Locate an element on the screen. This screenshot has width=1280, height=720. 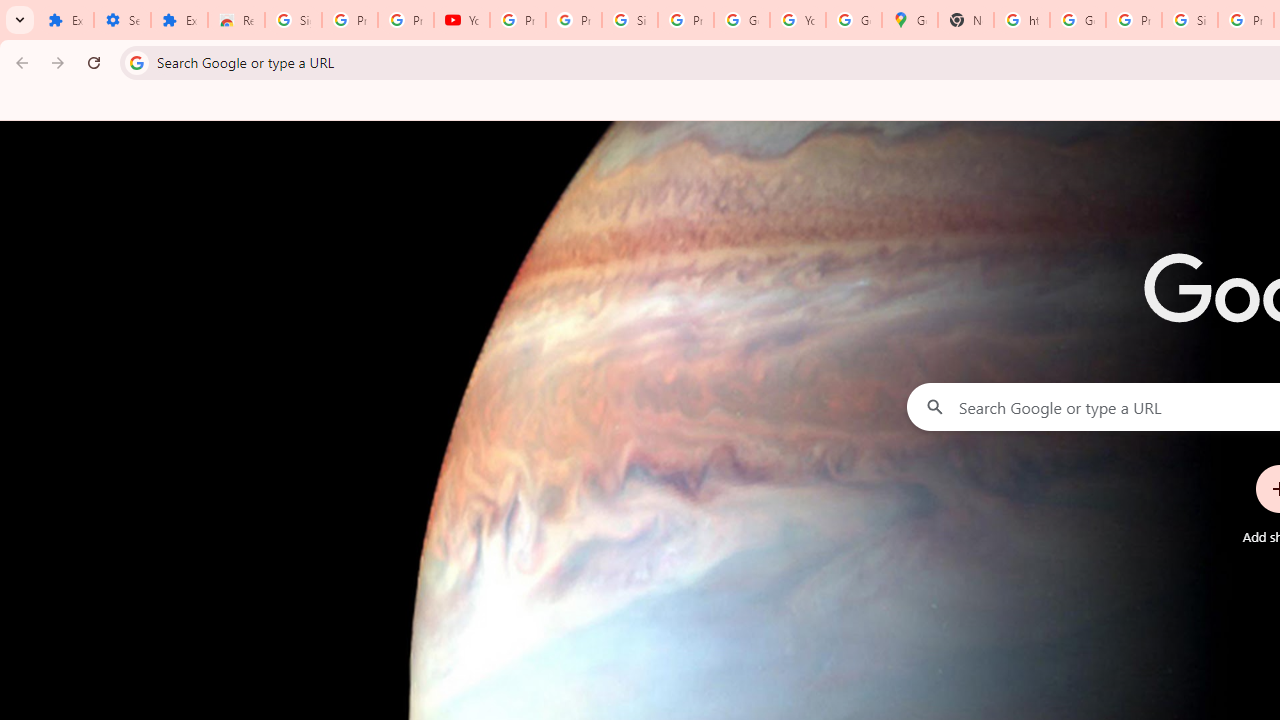
'Extensions' is located at coordinates (179, 20).